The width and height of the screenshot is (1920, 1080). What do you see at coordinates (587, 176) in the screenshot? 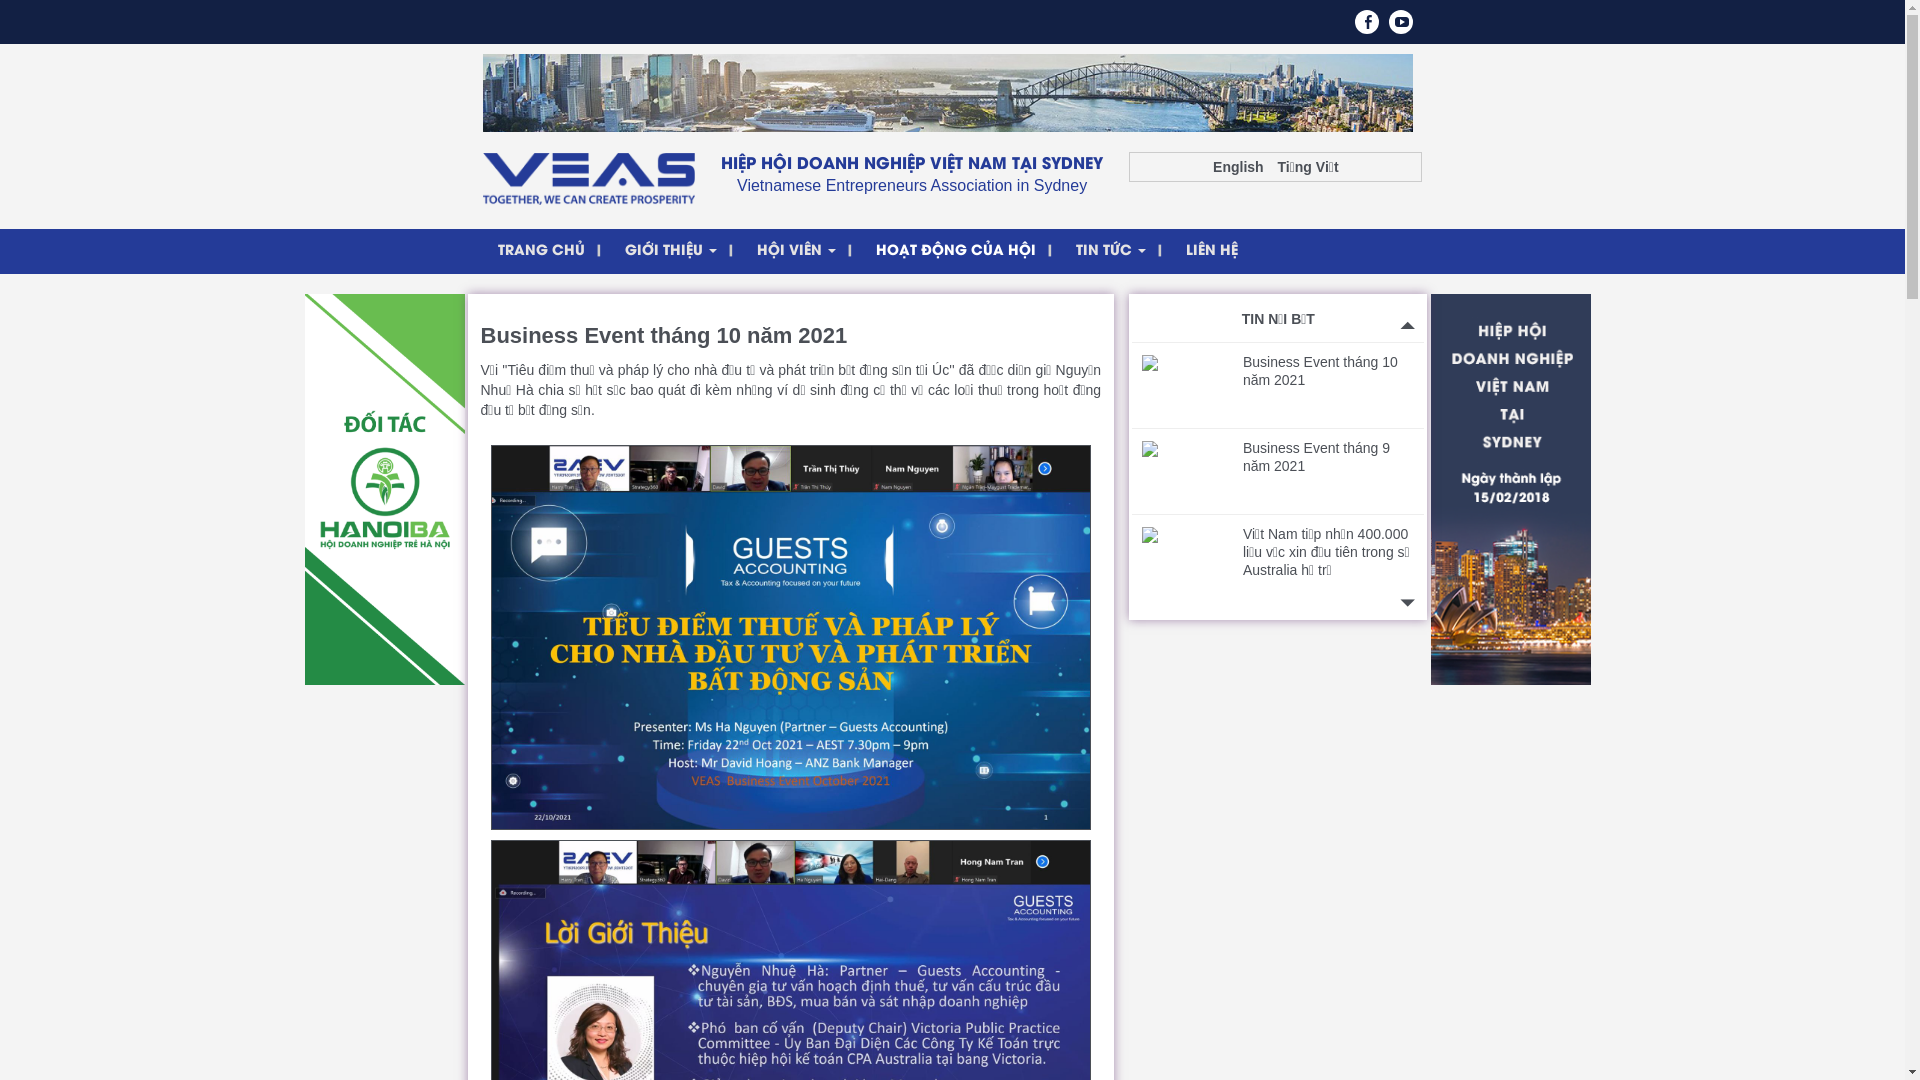
I see `'VEAS'` at bounding box center [587, 176].